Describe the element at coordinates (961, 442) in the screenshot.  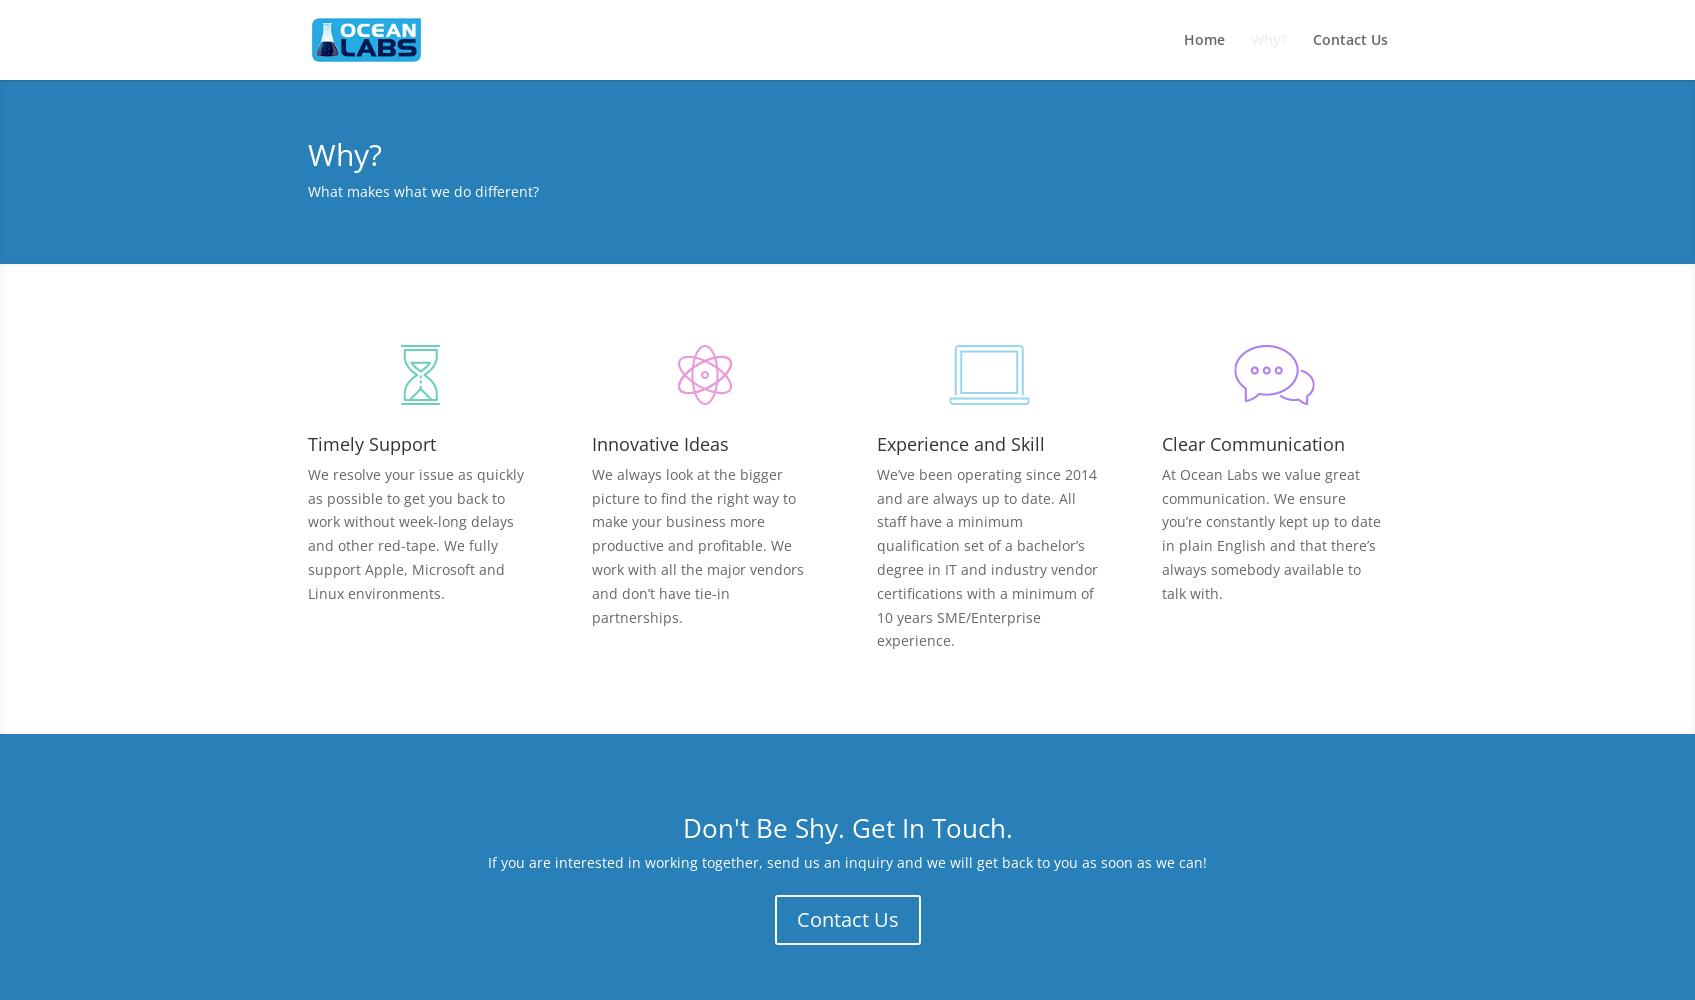
I see `'Experience and Skill'` at that location.